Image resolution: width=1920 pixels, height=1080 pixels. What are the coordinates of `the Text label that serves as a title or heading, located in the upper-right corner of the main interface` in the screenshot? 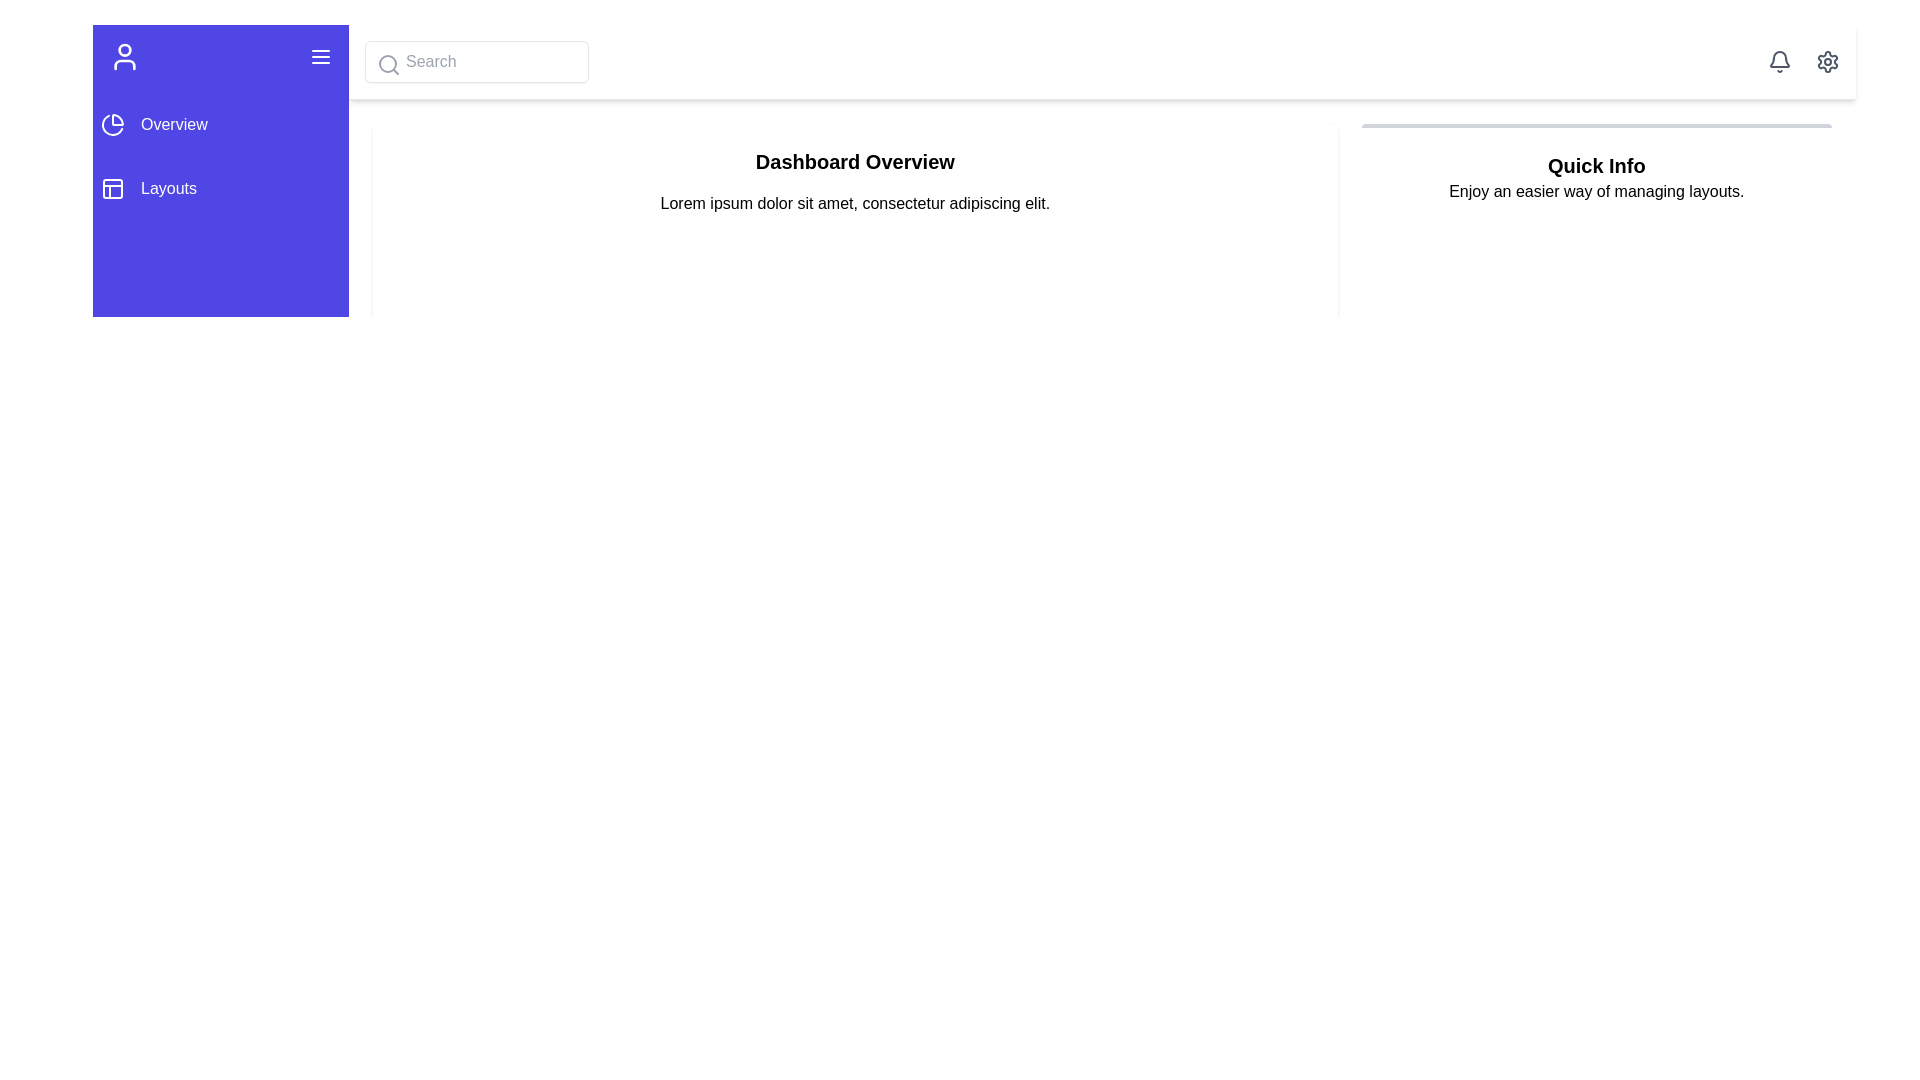 It's located at (1595, 164).